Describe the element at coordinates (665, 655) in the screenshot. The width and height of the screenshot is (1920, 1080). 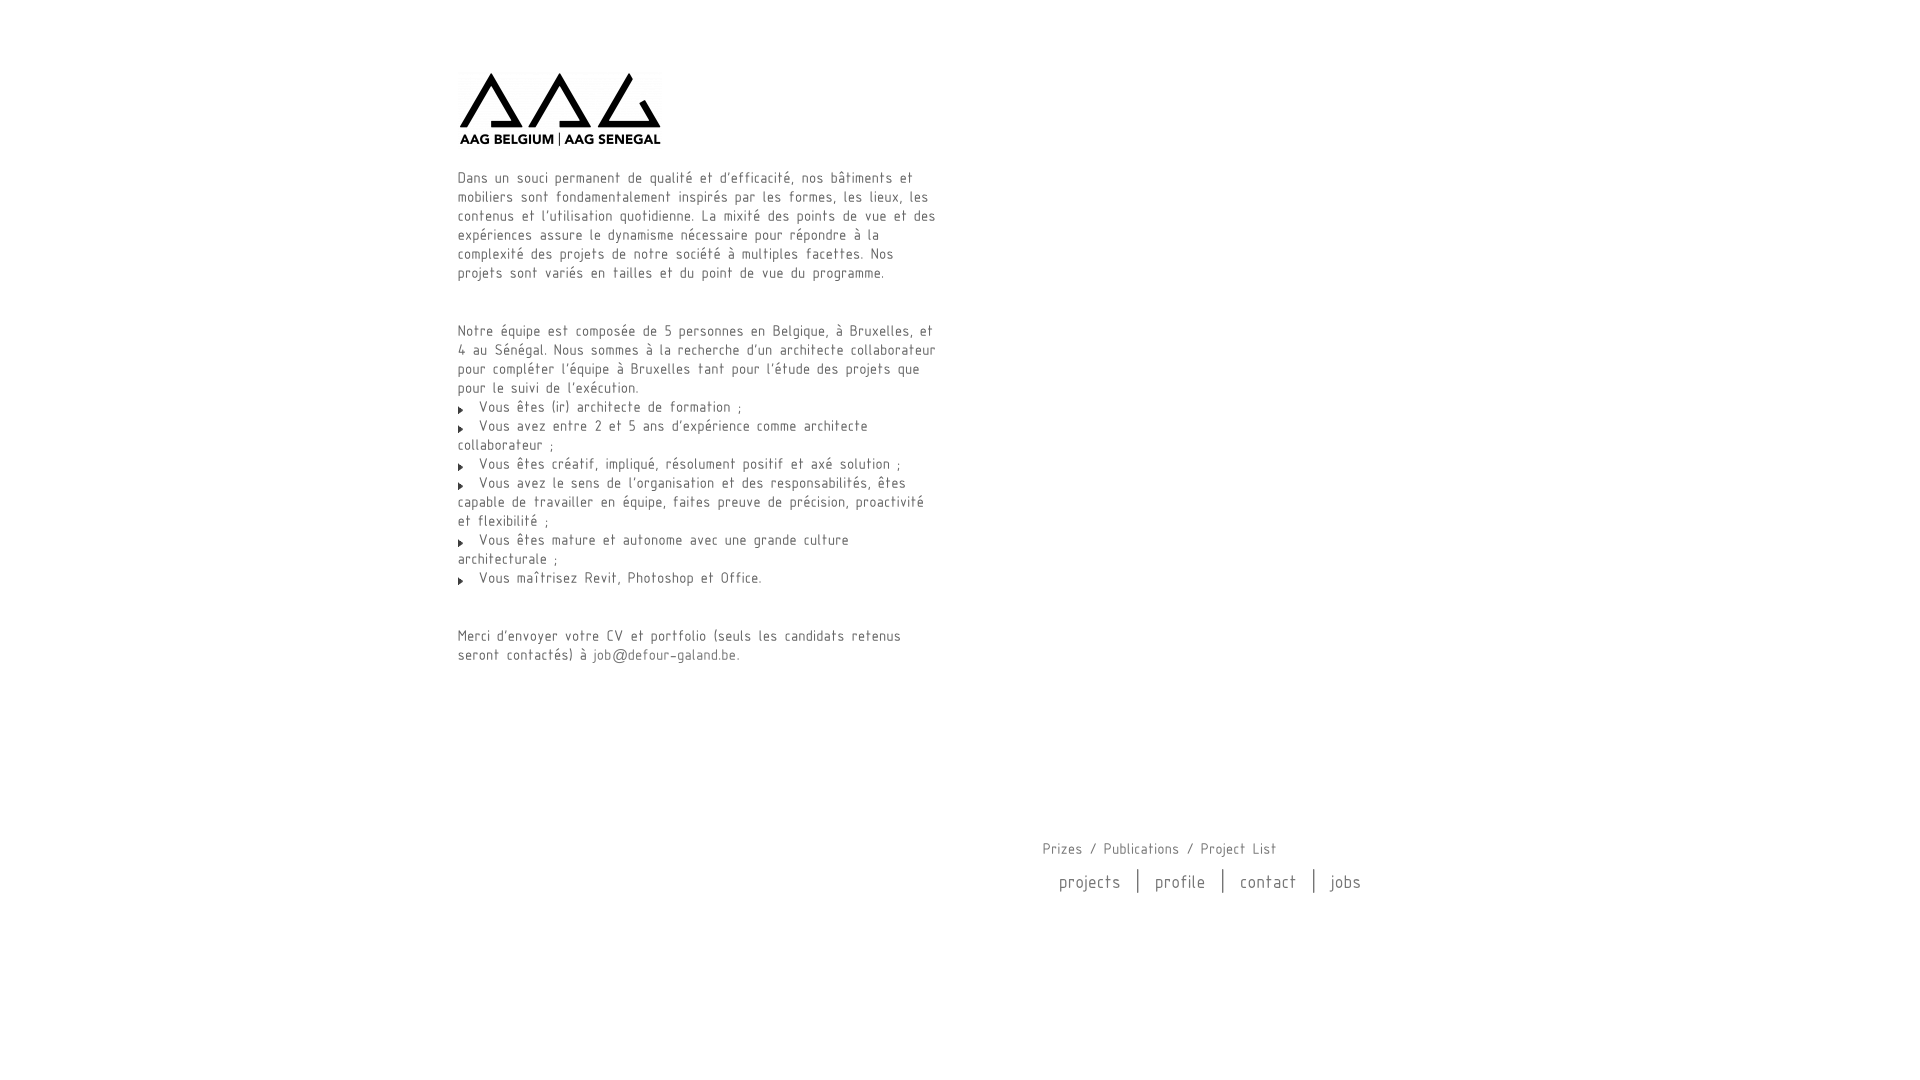
I see `'@'` at that location.